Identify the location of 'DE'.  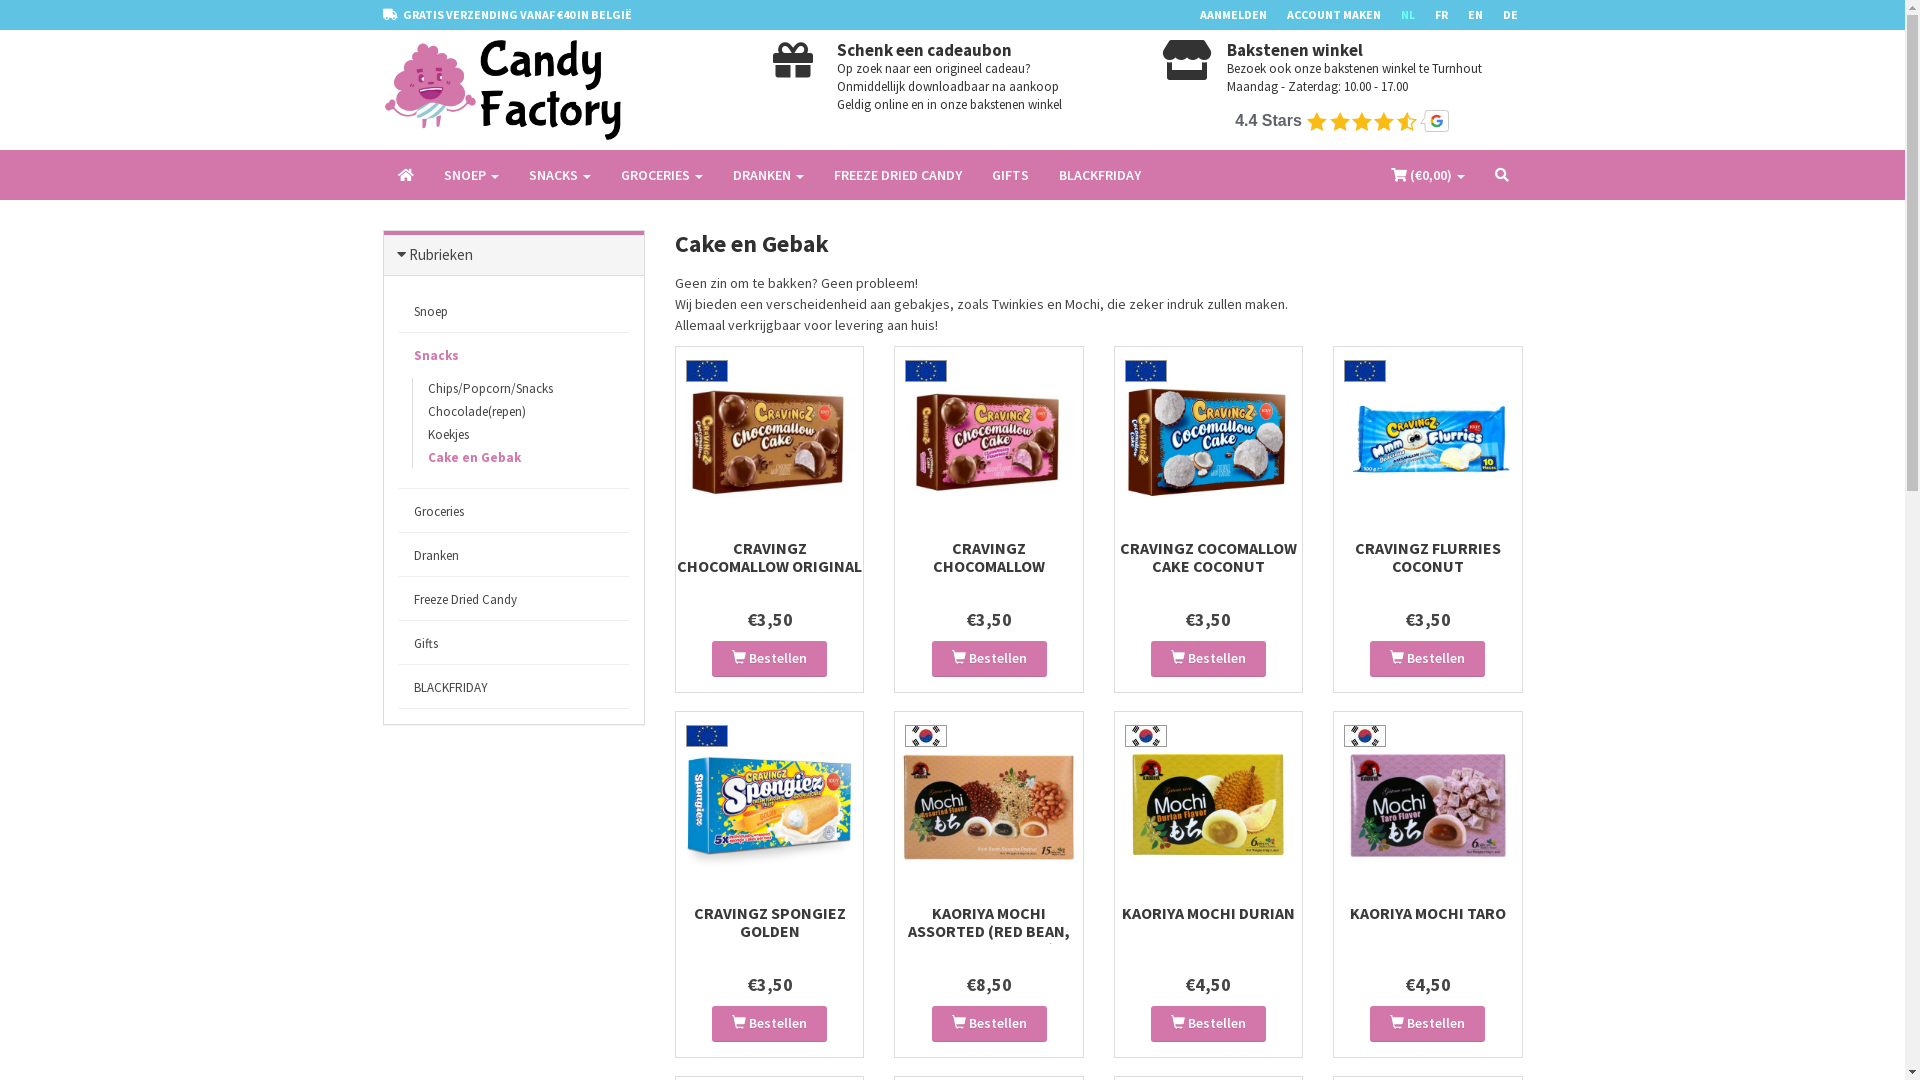
(1519, 15).